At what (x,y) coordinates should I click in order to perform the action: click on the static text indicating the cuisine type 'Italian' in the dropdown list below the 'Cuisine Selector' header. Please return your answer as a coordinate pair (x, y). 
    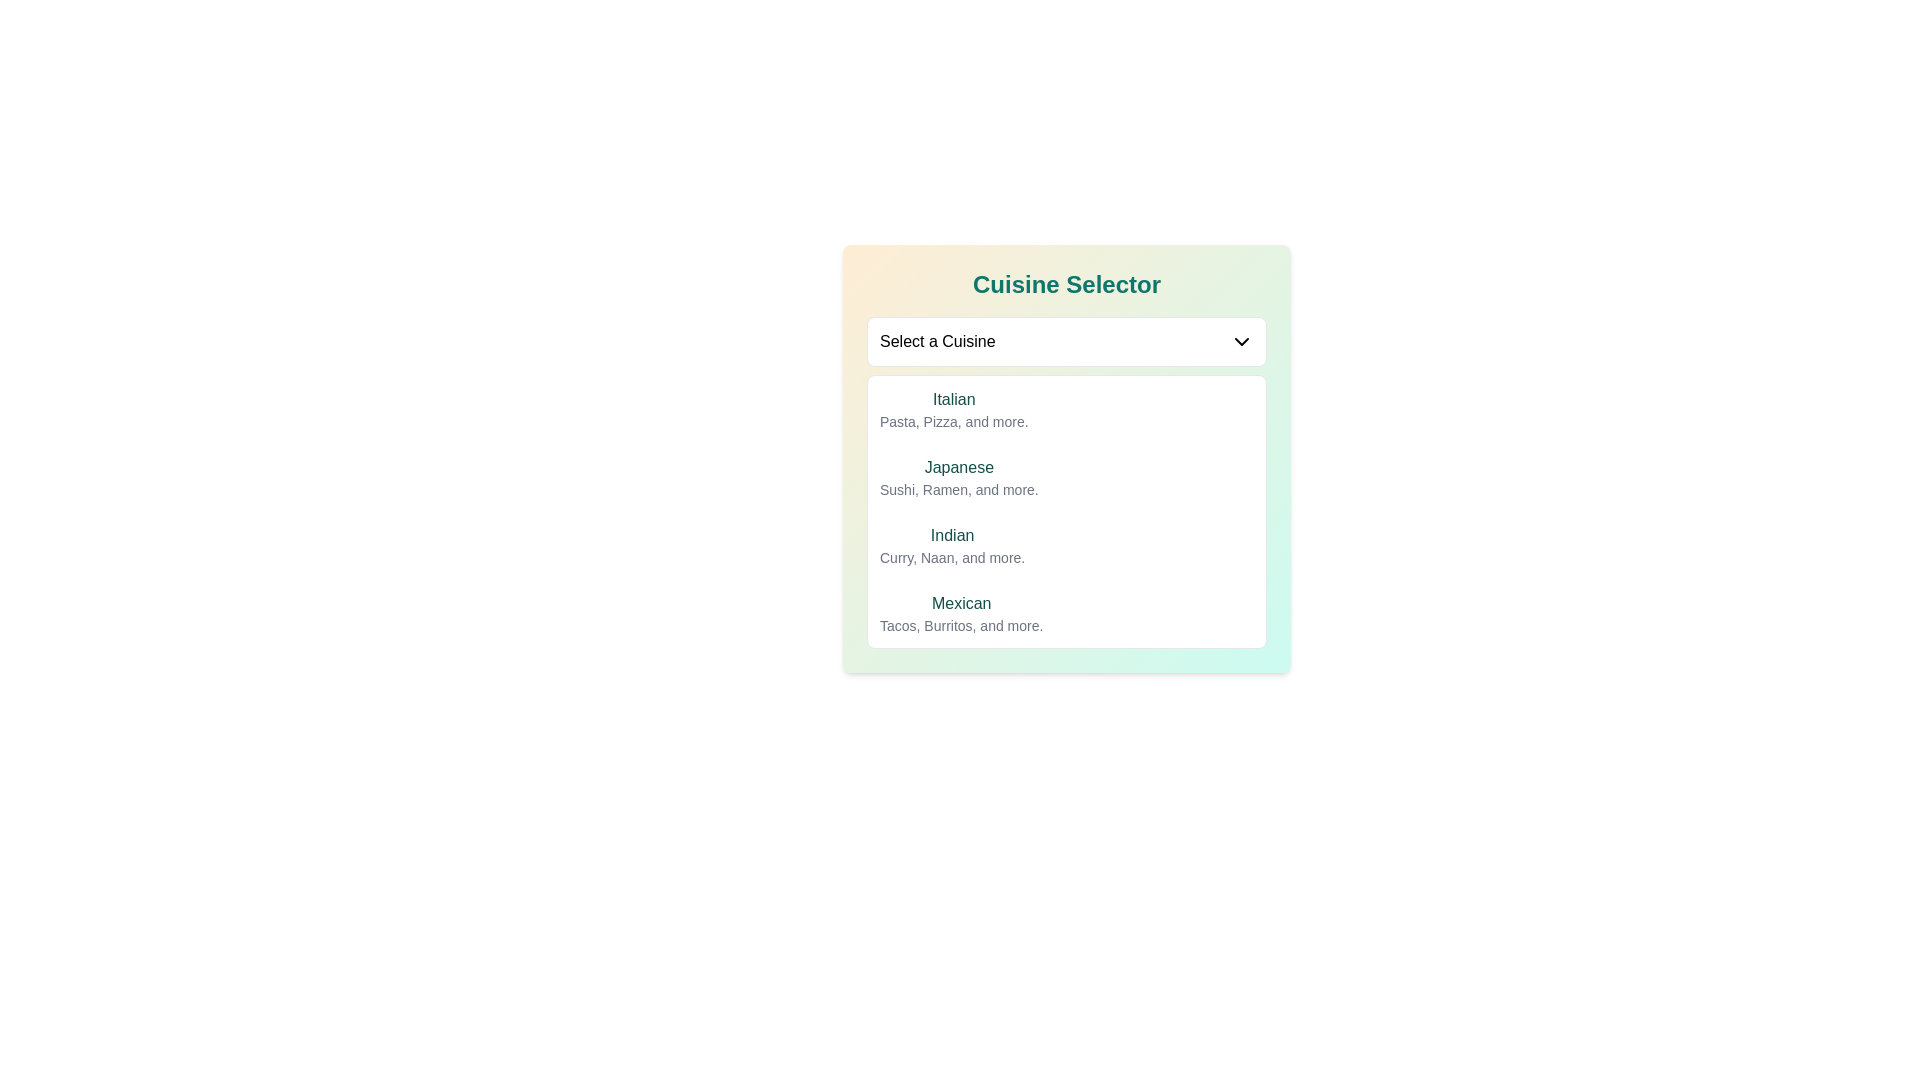
    Looking at the image, I should click on (953, 400).